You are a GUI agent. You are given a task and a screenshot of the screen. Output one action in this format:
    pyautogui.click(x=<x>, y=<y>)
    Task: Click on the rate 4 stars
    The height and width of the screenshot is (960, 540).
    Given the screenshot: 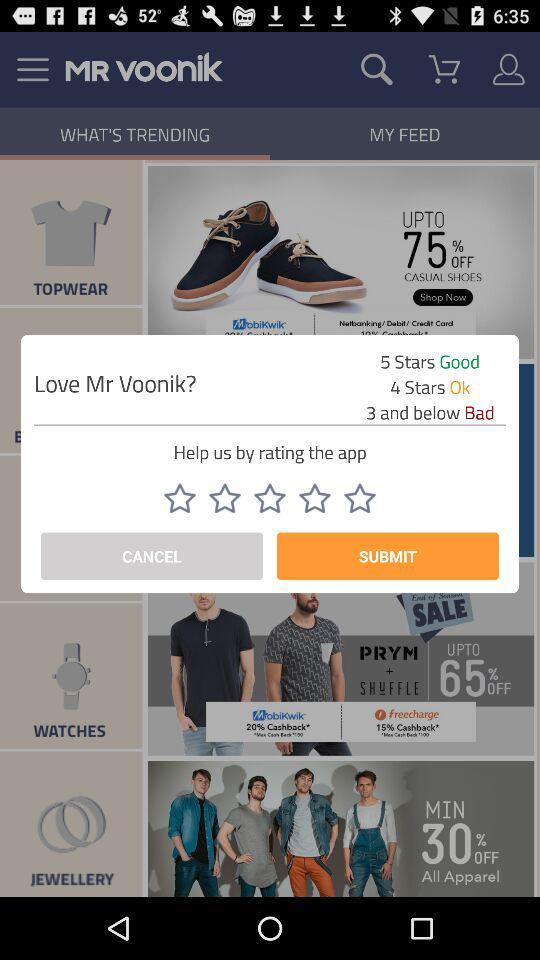 What is the action you would take?
    pyautogui.click(x=314, y=497)
    